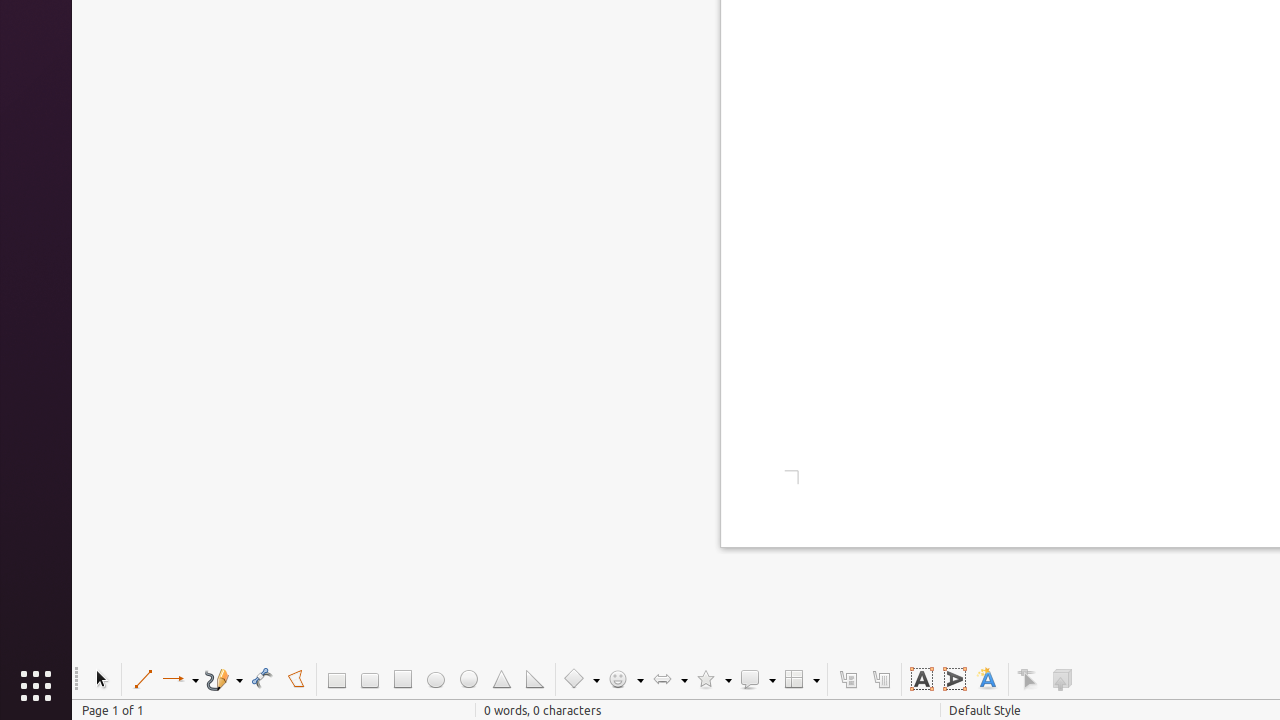  What do you see at coordinates (579, 678) in the screenshot?
I see `'Basic Shapes'` at bounding box center [579, 678].